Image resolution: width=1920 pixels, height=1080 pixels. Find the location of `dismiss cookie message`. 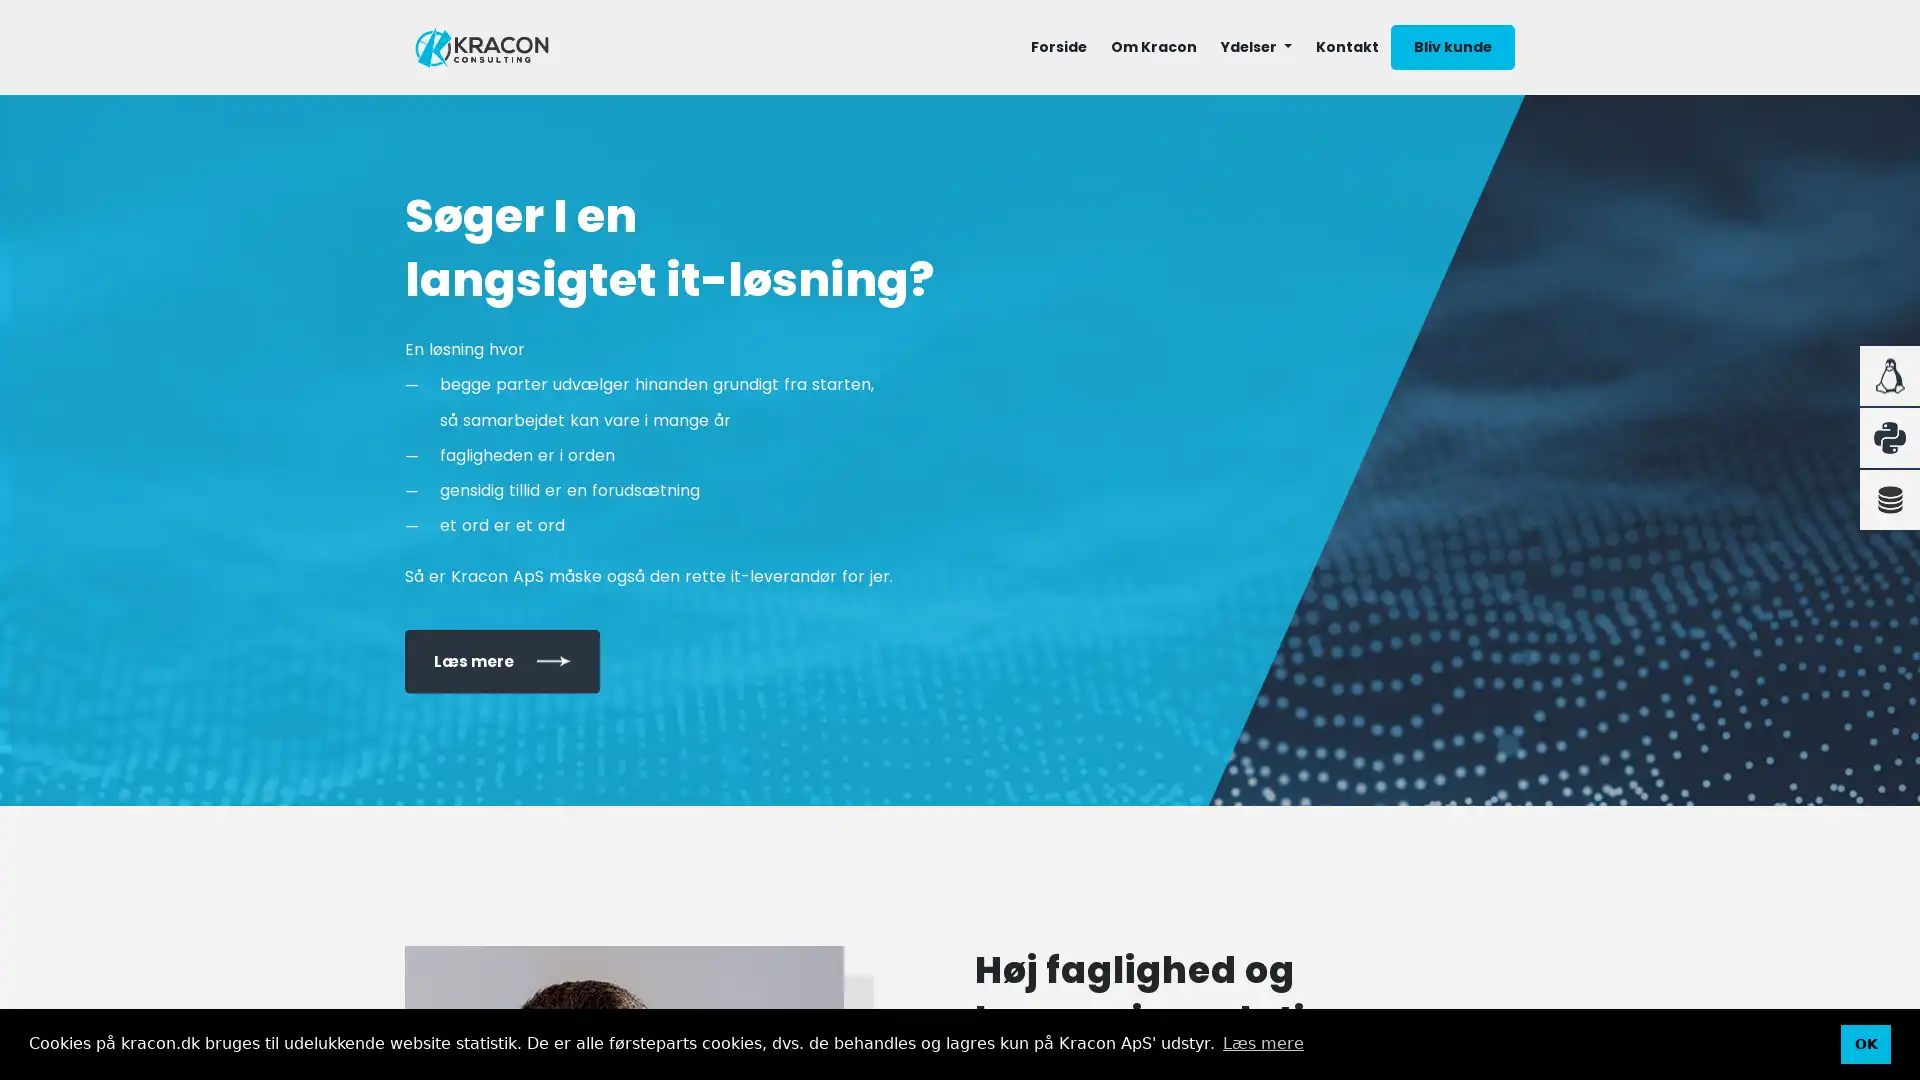

dismiss cookie message is located at coordinates (1865, 1043).